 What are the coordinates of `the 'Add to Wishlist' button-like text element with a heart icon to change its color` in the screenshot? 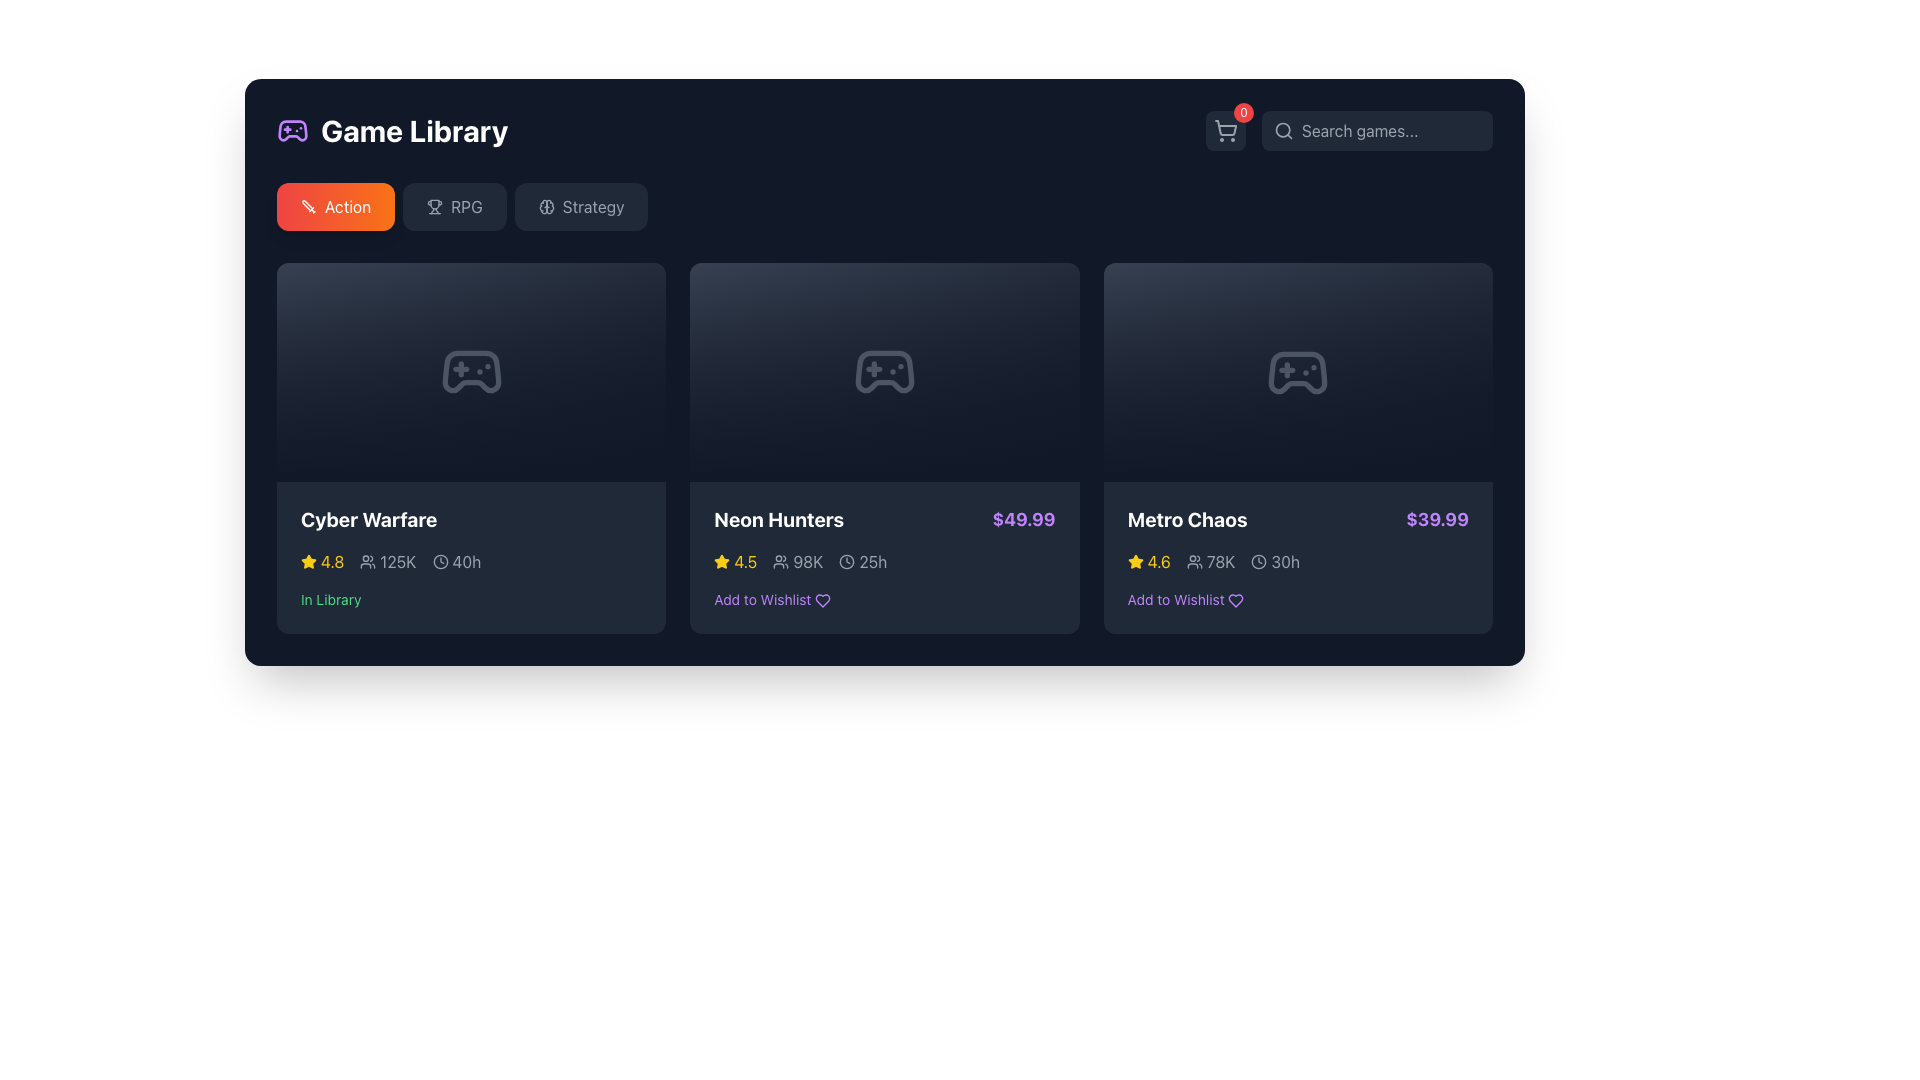 It's located at (771, 598).